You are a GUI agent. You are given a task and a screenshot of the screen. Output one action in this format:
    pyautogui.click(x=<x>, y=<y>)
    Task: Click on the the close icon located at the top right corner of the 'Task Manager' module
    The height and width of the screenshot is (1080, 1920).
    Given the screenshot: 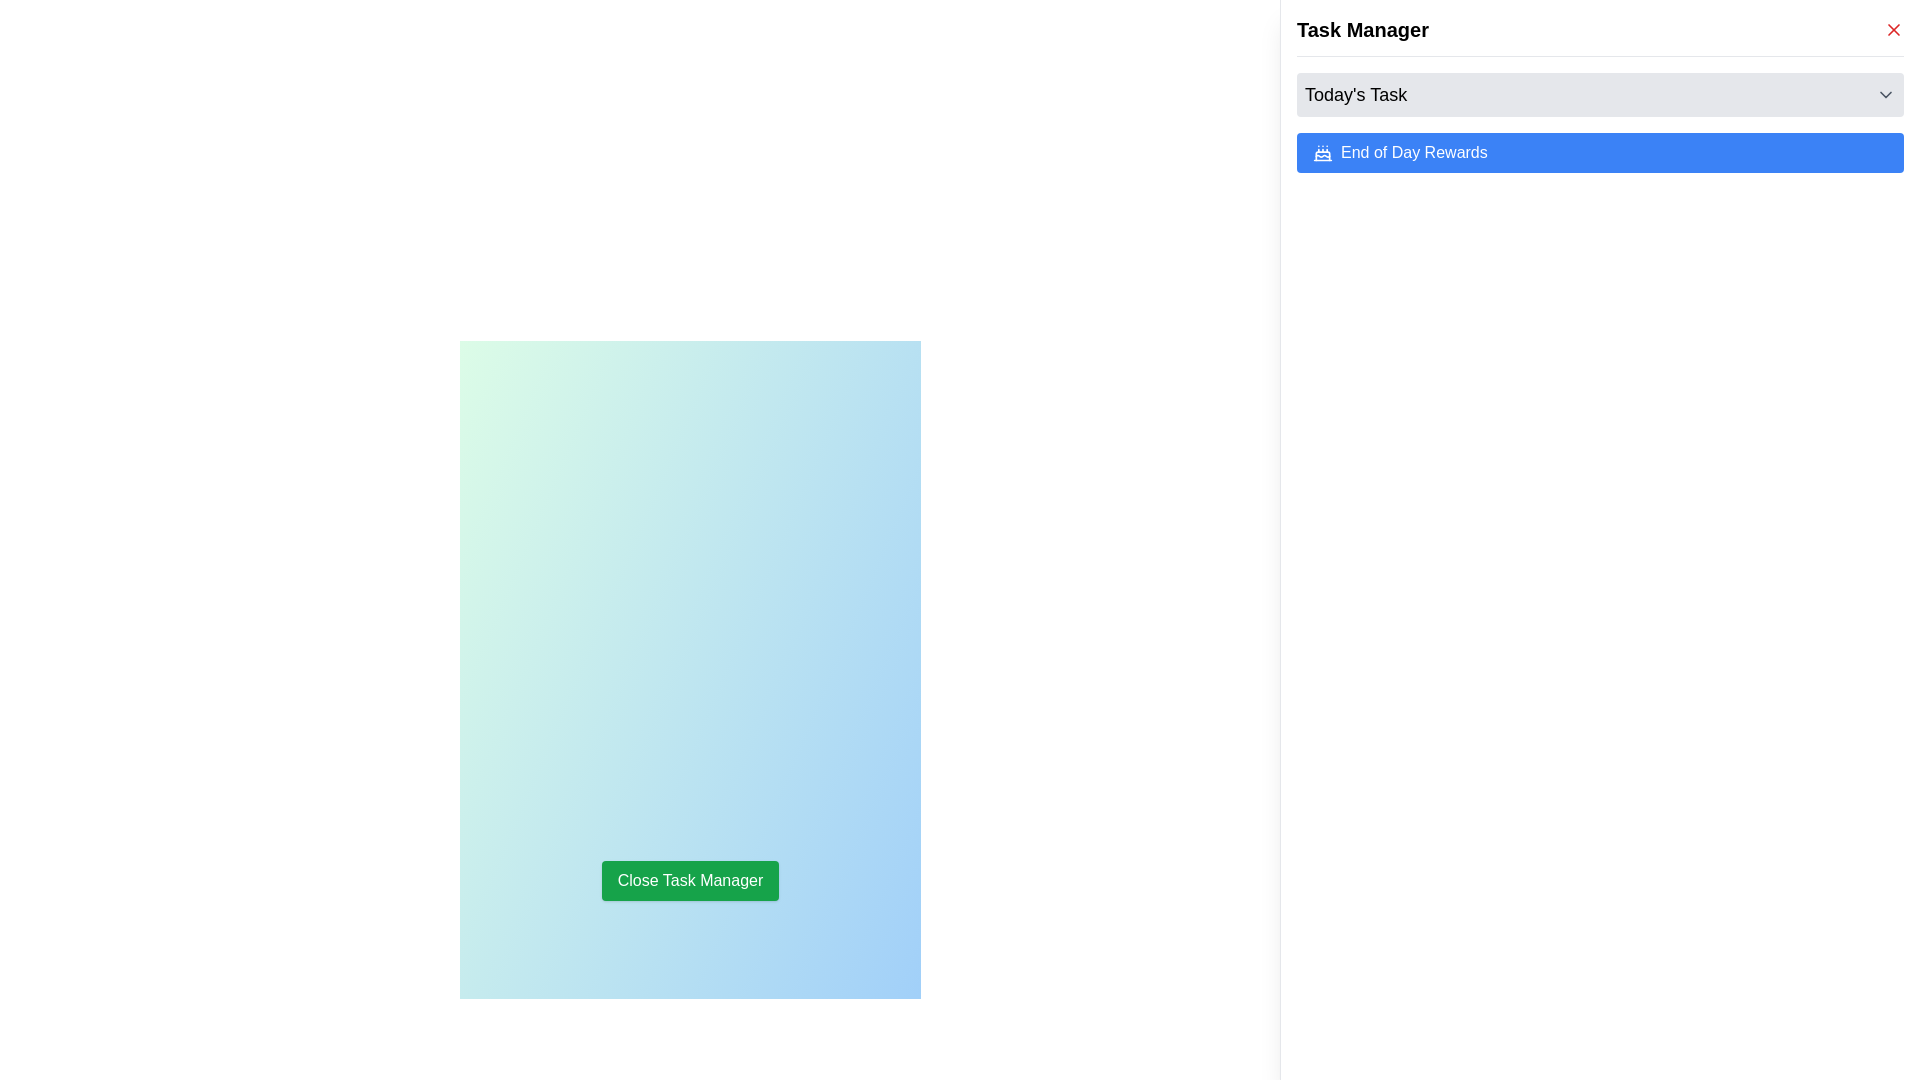 What is the action you would take?
    pyautogui.click(x=1893, y=30)
    